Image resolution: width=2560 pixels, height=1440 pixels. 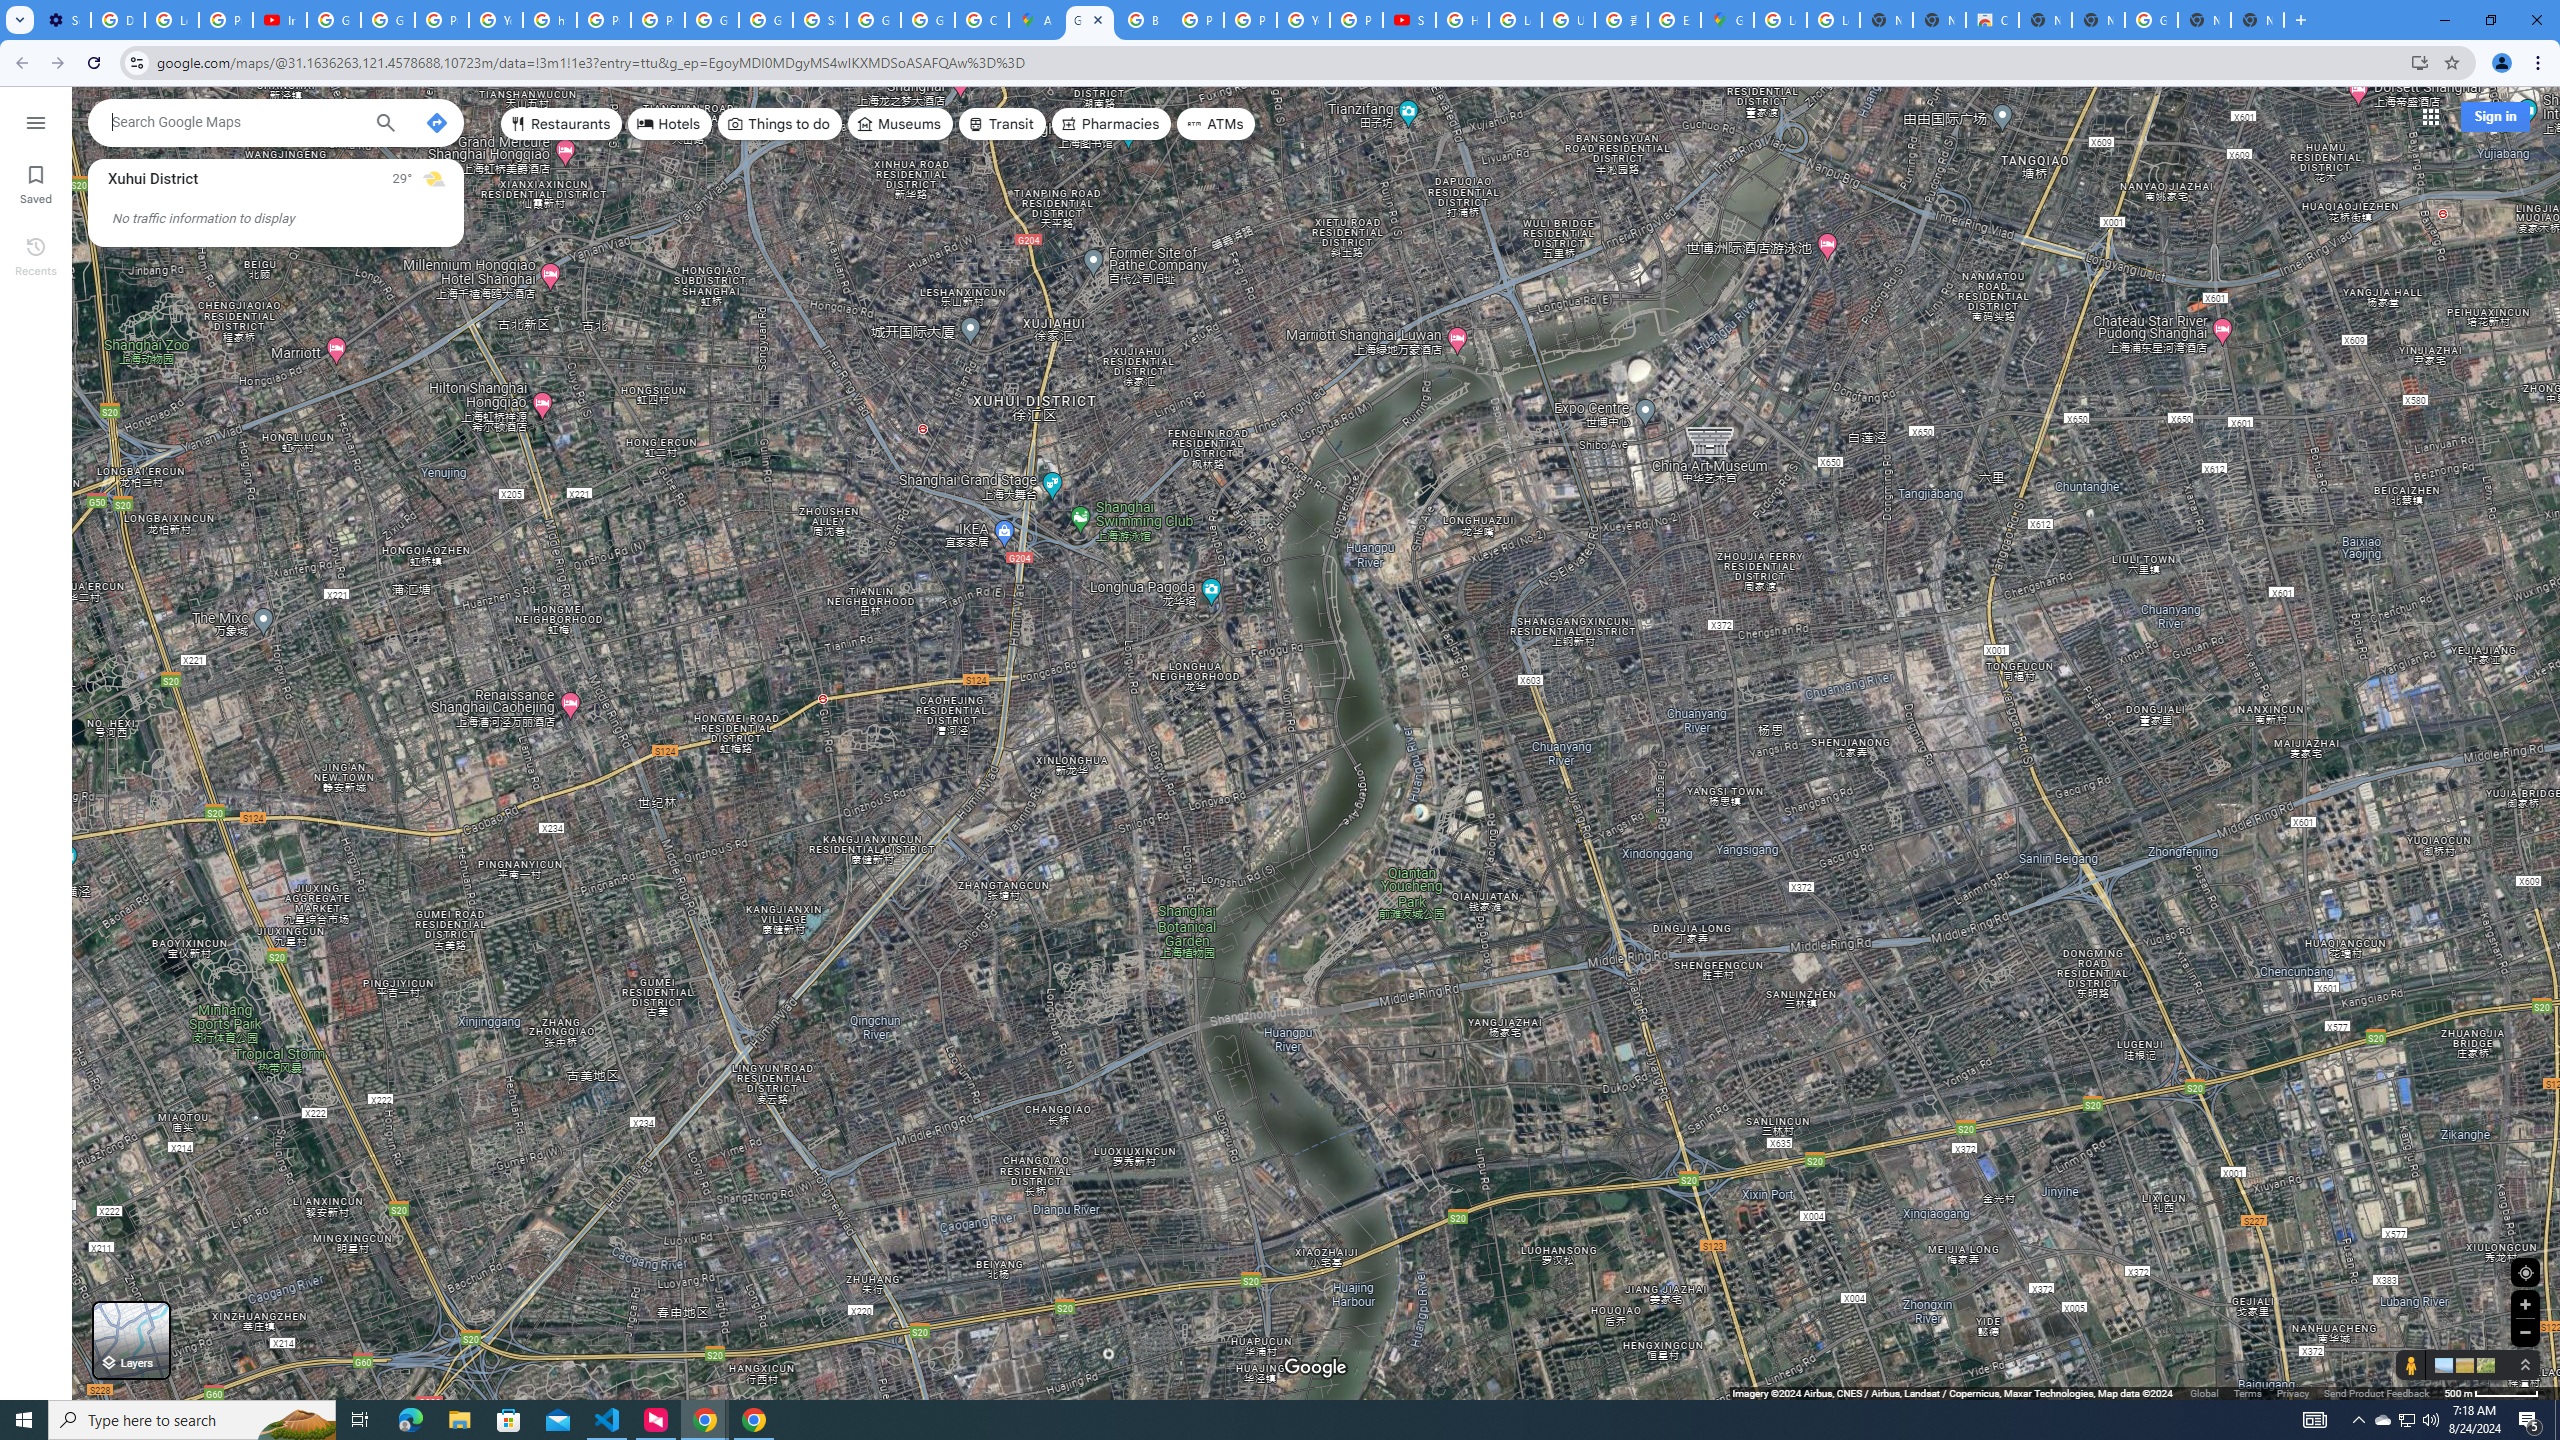 I want to click on 'Explore new street-level details - Google Maps Help', so click(x=1674, y=19).